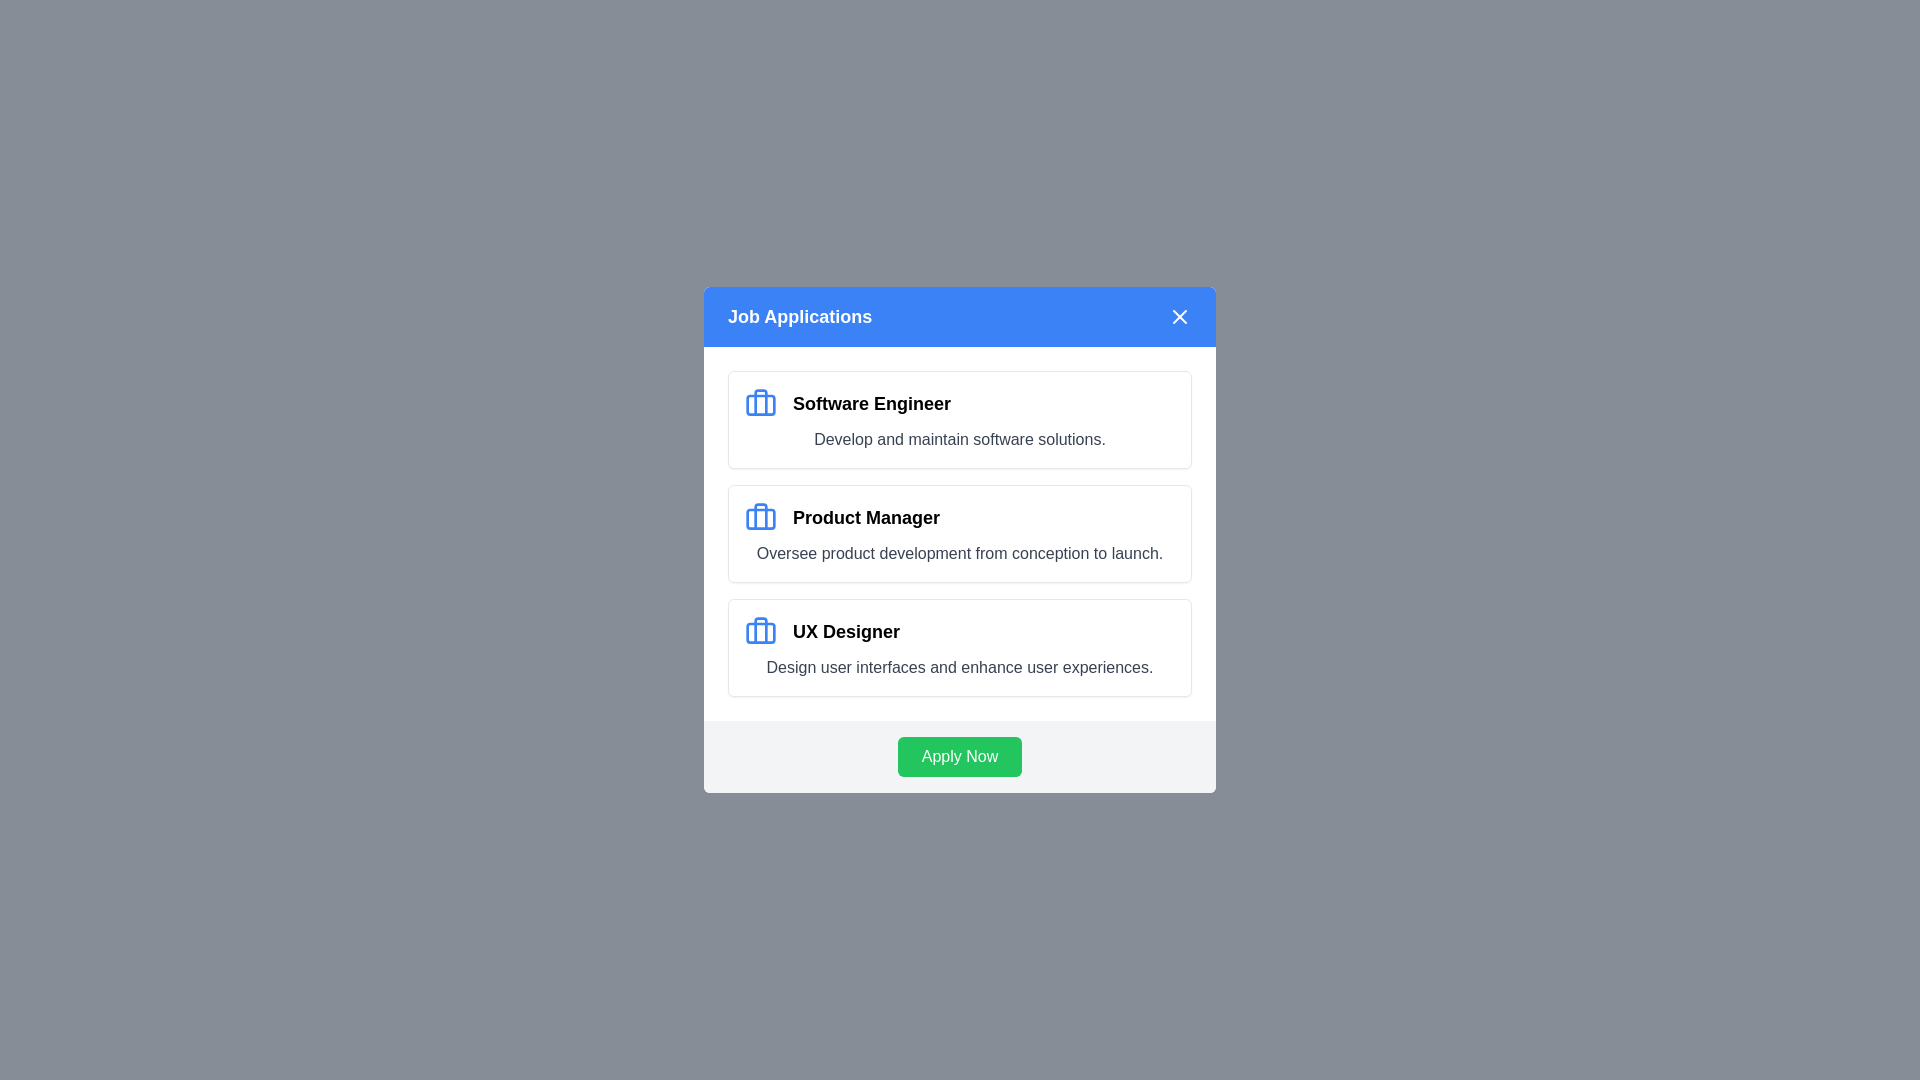 This screenshot has height=1080, width=1920. I want to click on the 'Apply Now' button, which is a rectangular button with a green background and white text, located centrally at the bottom of a modal dialog box under job descriptions, so click(960, 756).